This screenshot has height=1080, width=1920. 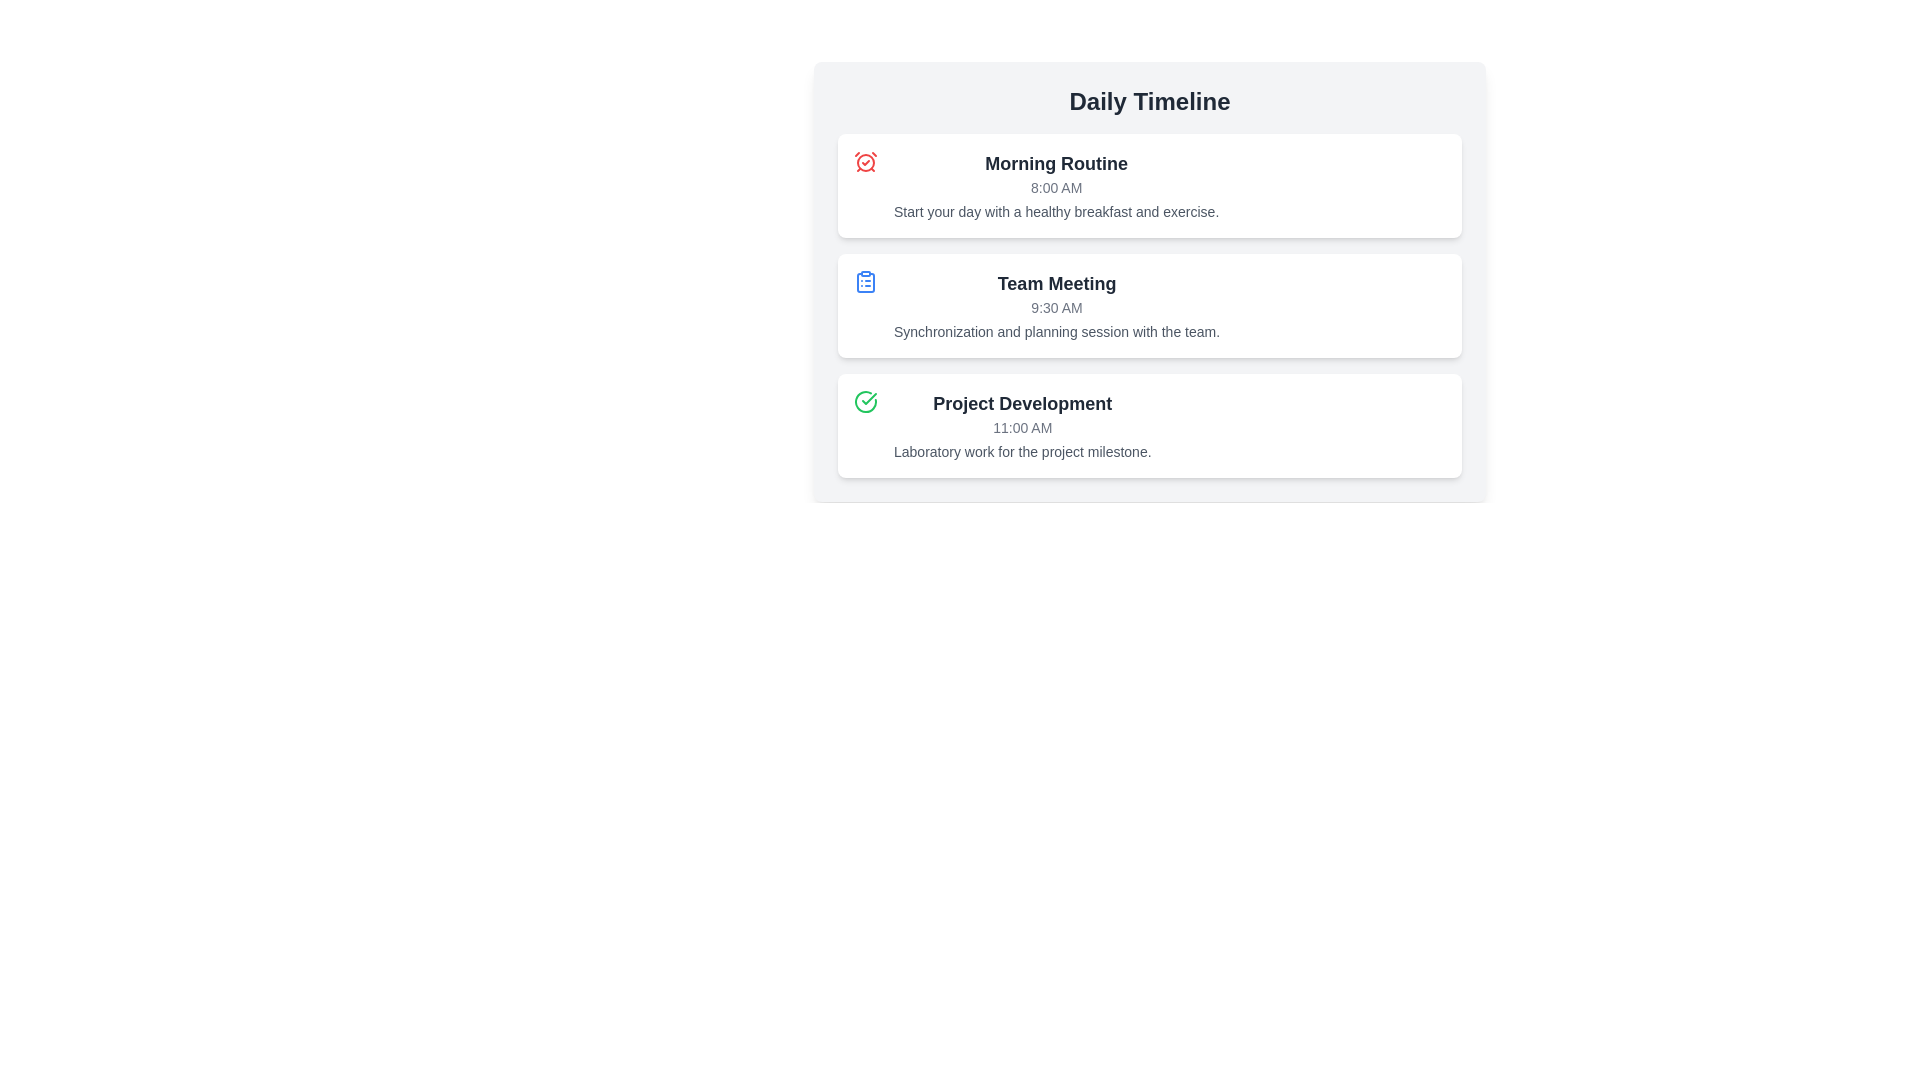 I want to click on the center of the clock icon representing the first item in the daily timeline list, which indicates the 'Morning Routine', so click(x=865, y=161).